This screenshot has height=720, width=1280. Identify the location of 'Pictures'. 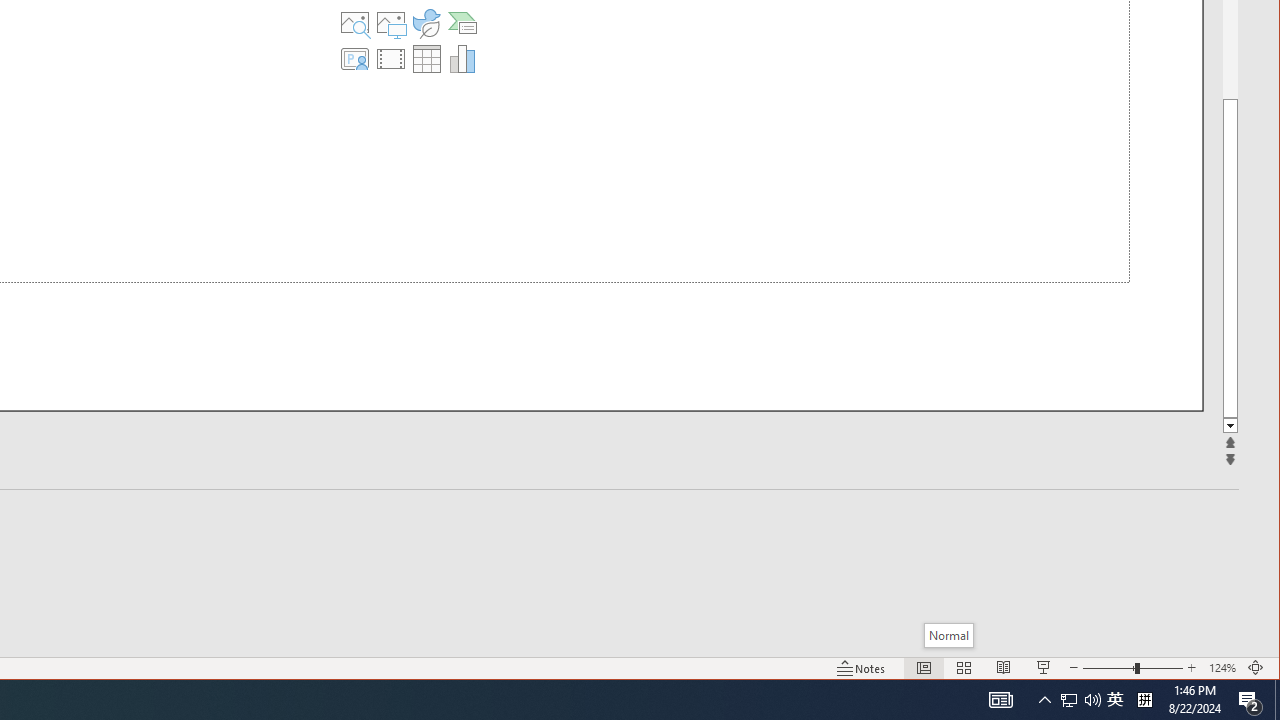
(391, 23).